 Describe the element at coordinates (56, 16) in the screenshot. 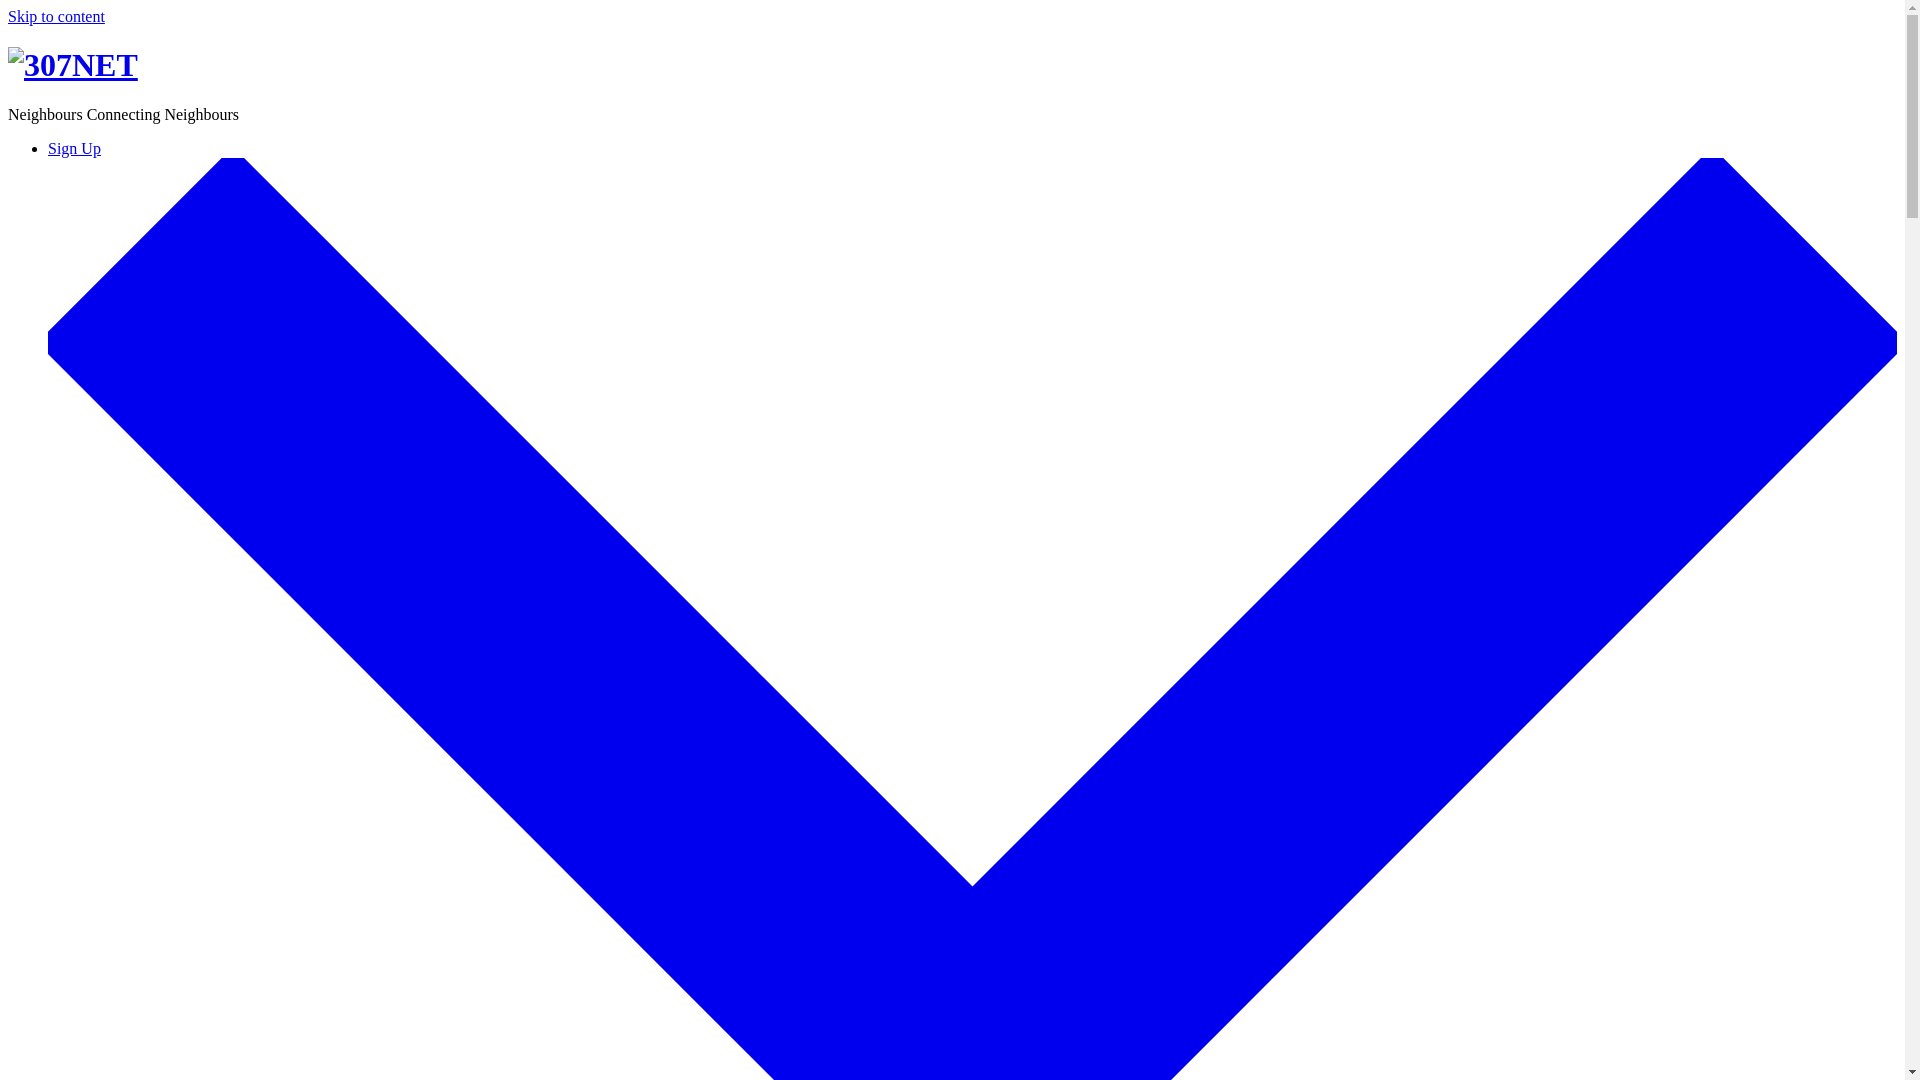

I see `'Skip to content'` at that location.